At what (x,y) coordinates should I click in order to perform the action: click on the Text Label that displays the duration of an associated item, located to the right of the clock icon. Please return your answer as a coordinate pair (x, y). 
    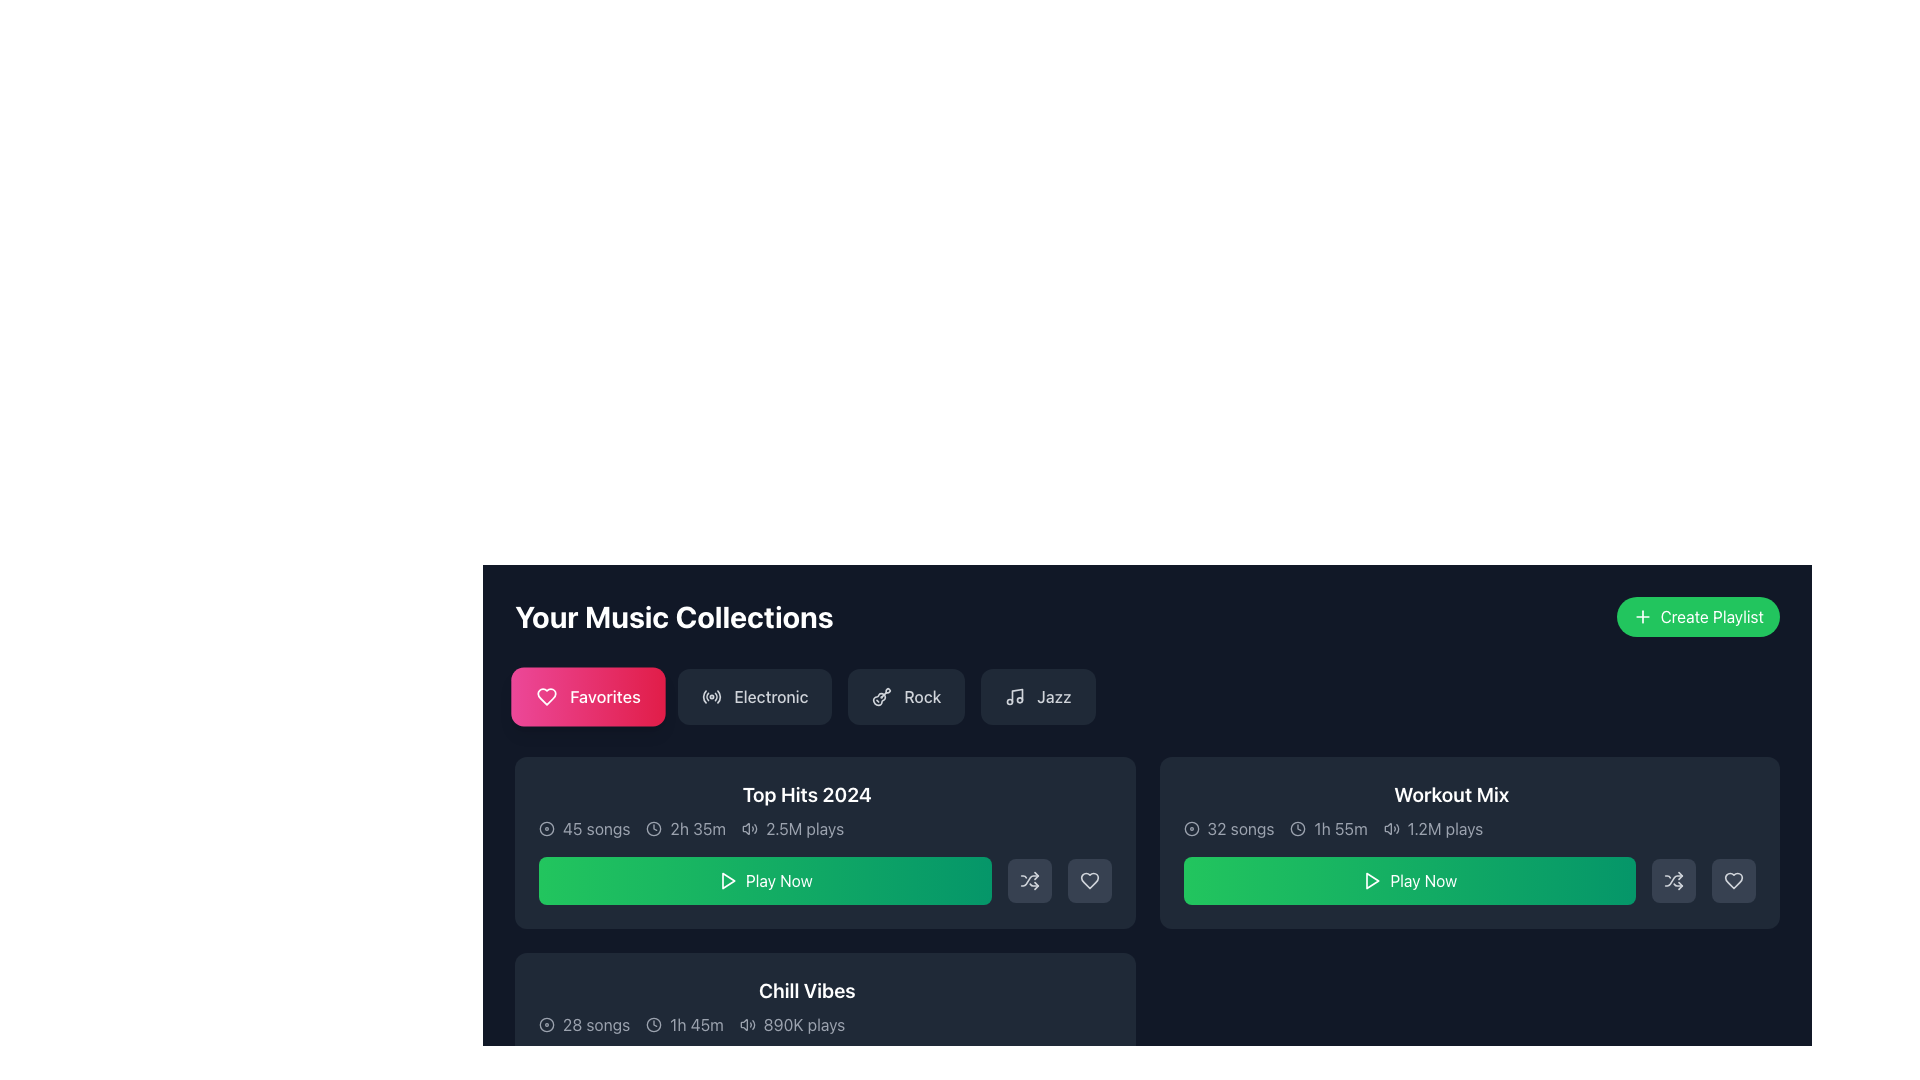
    Looking at the image, I should click on (698, 829).